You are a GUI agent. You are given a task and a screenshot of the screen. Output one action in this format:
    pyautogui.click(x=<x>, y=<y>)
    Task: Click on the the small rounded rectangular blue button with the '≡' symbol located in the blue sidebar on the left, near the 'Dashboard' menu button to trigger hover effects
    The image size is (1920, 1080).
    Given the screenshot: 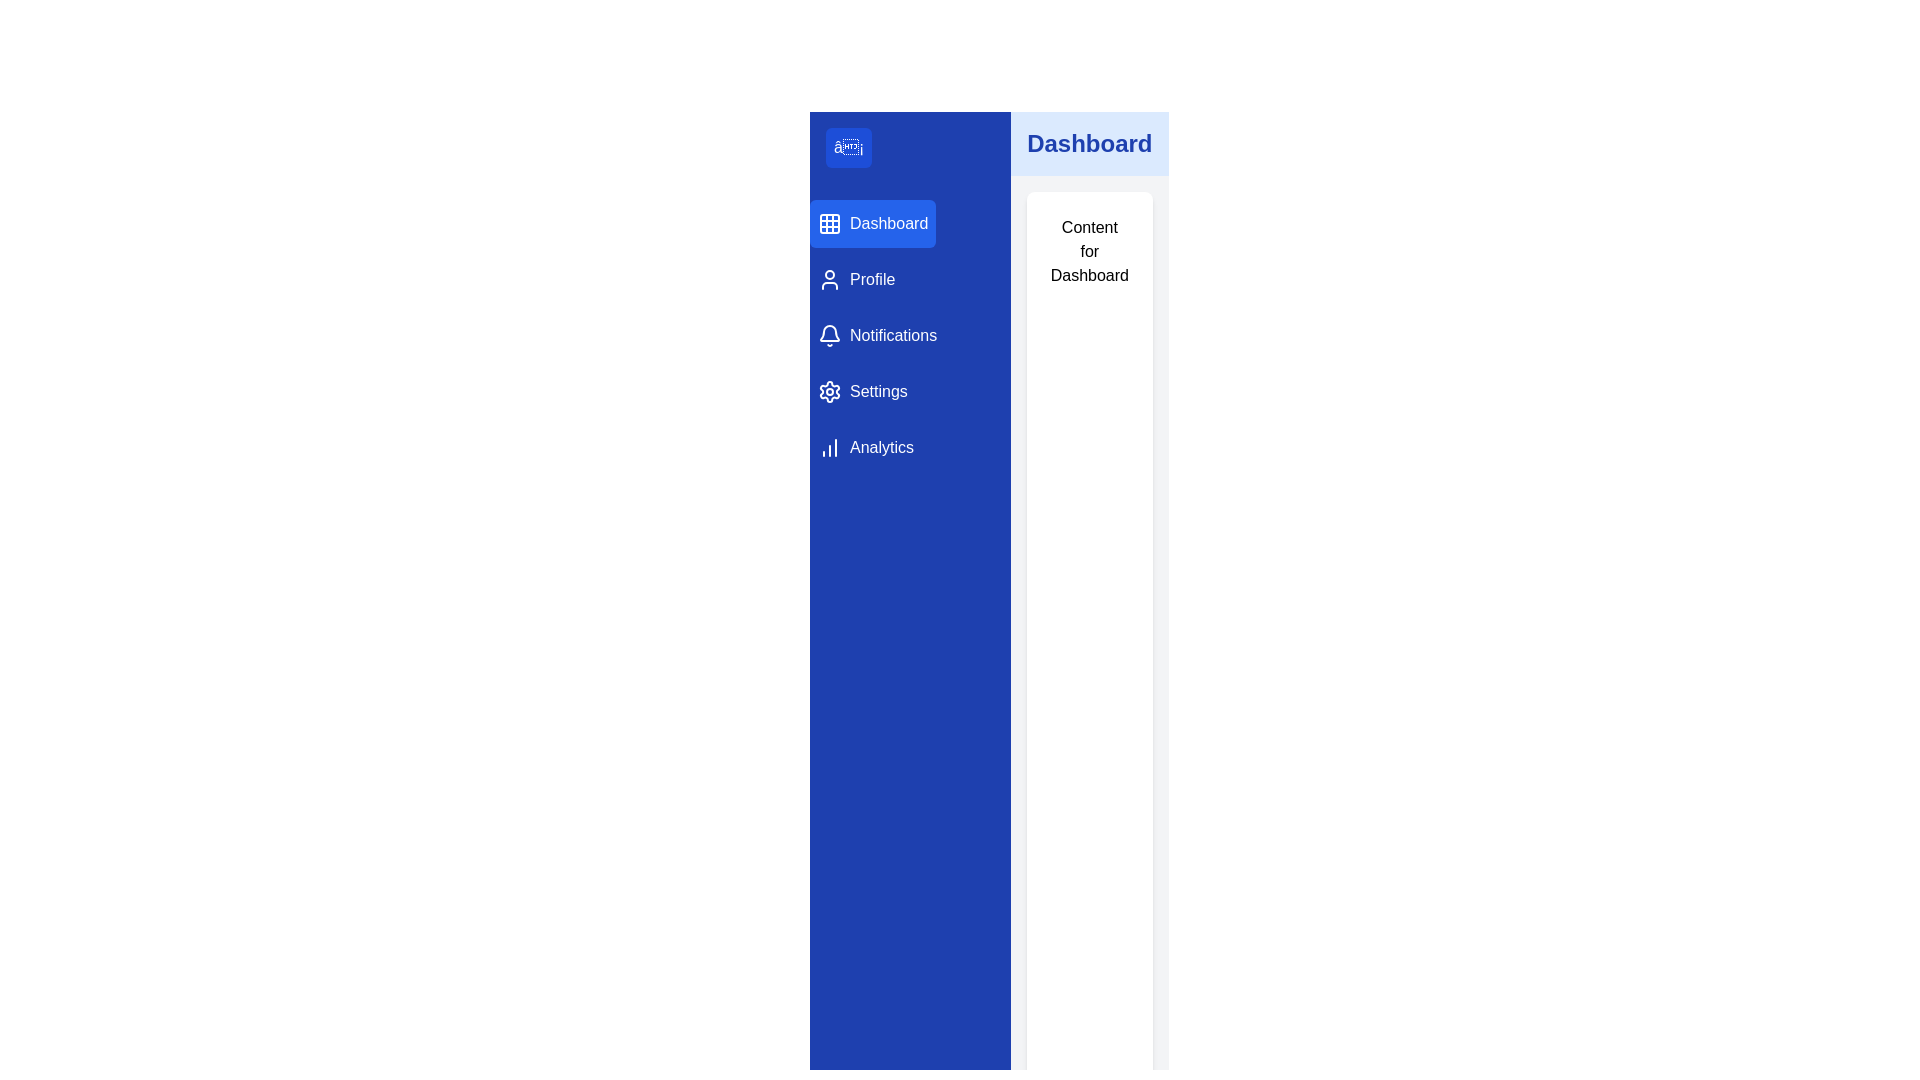 What is the action you would take?
    pyautogui.click(x=849, y=146)
    